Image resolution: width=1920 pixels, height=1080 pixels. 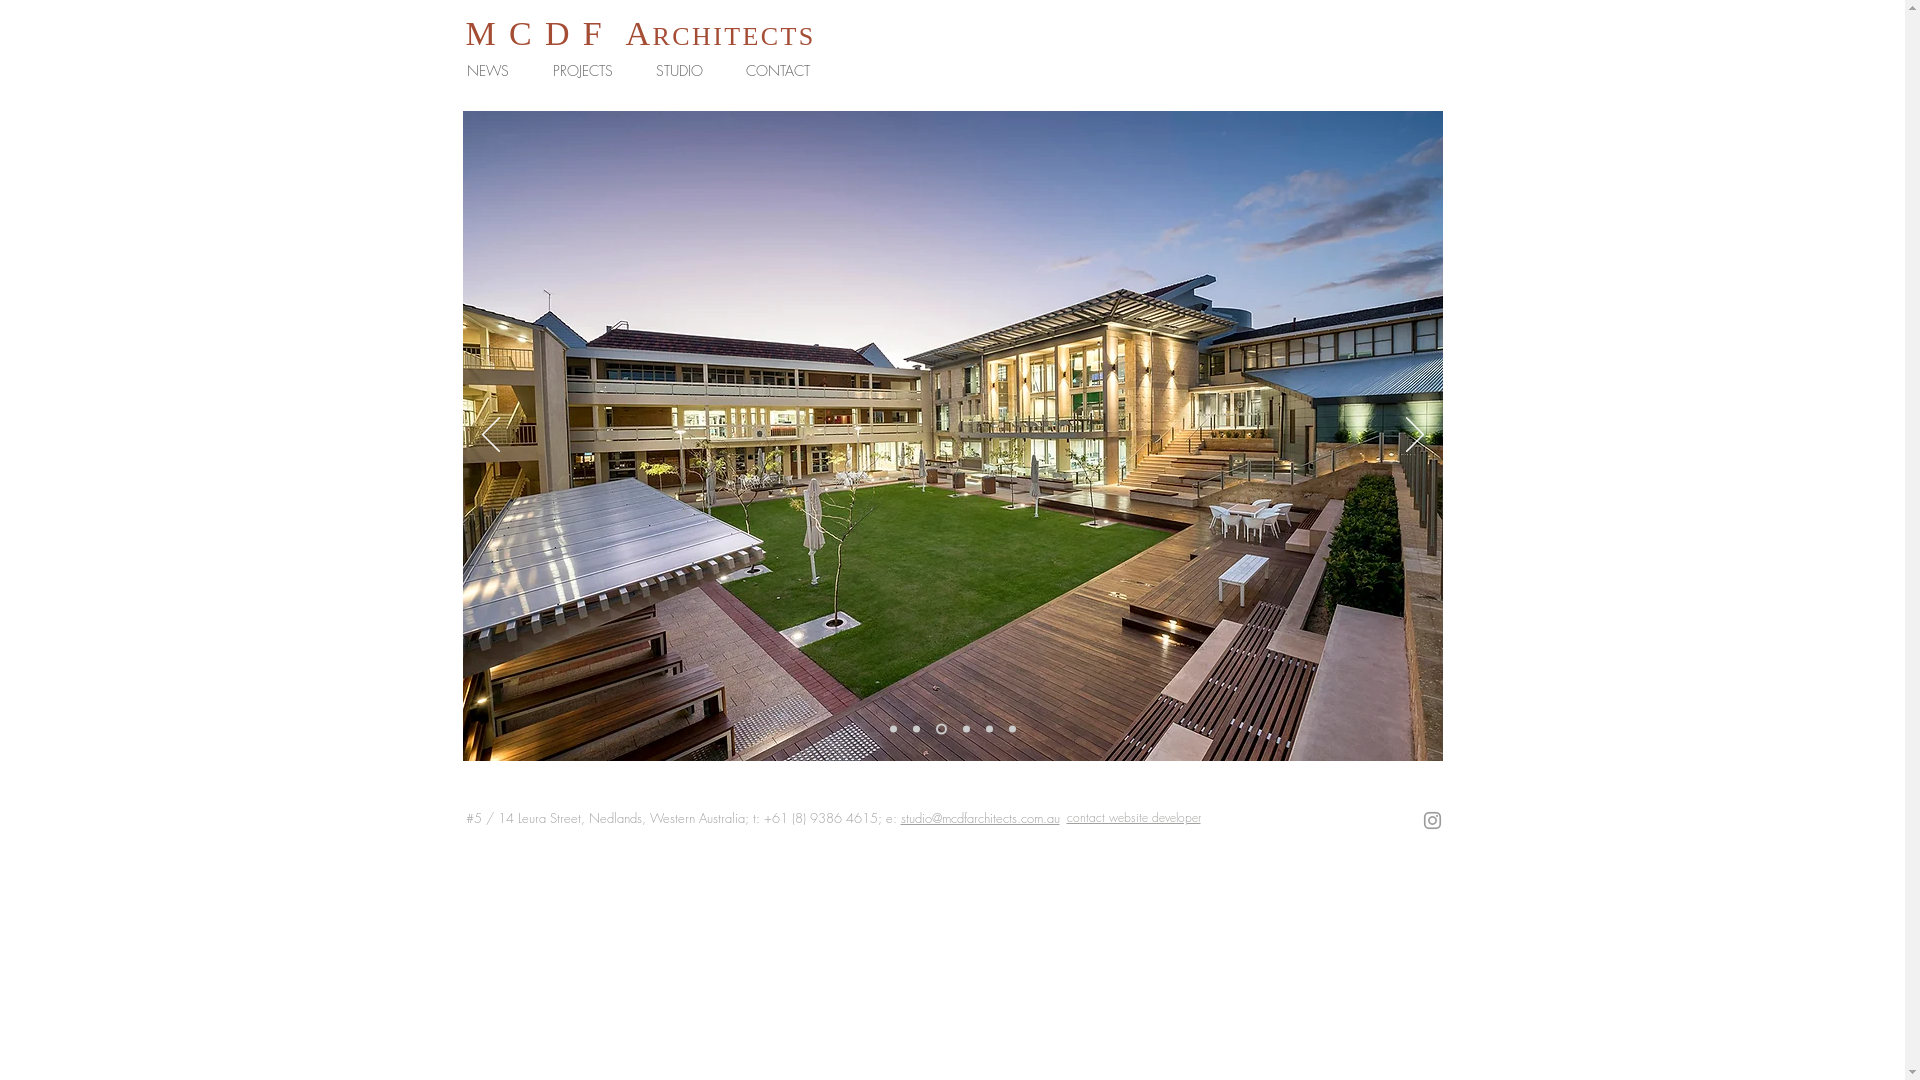 I want to click on 'PROJECTS', so click(x=588, y=69).